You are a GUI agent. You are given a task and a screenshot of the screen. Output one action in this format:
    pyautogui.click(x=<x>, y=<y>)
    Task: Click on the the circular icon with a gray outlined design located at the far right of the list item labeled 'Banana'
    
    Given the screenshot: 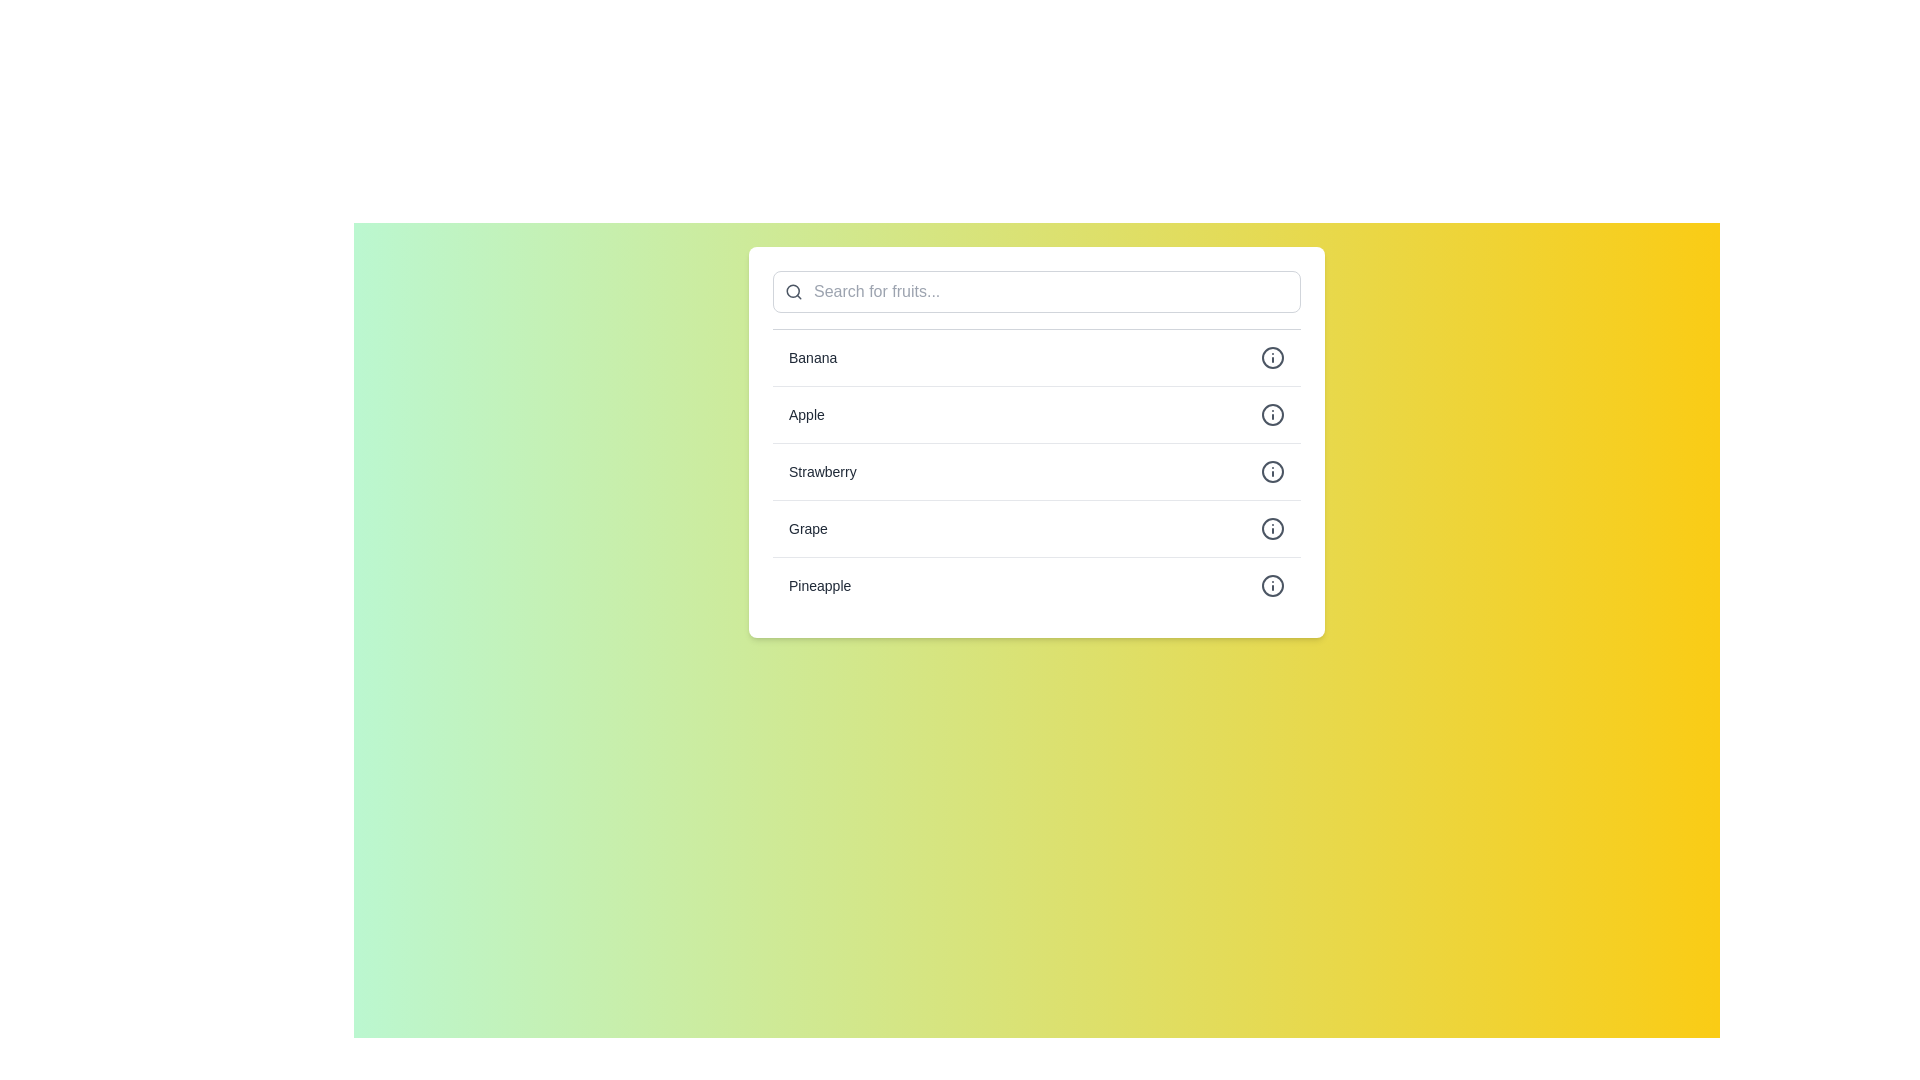 What is the action you would take?
    pyautogui.click(x=1271, y=357)
    